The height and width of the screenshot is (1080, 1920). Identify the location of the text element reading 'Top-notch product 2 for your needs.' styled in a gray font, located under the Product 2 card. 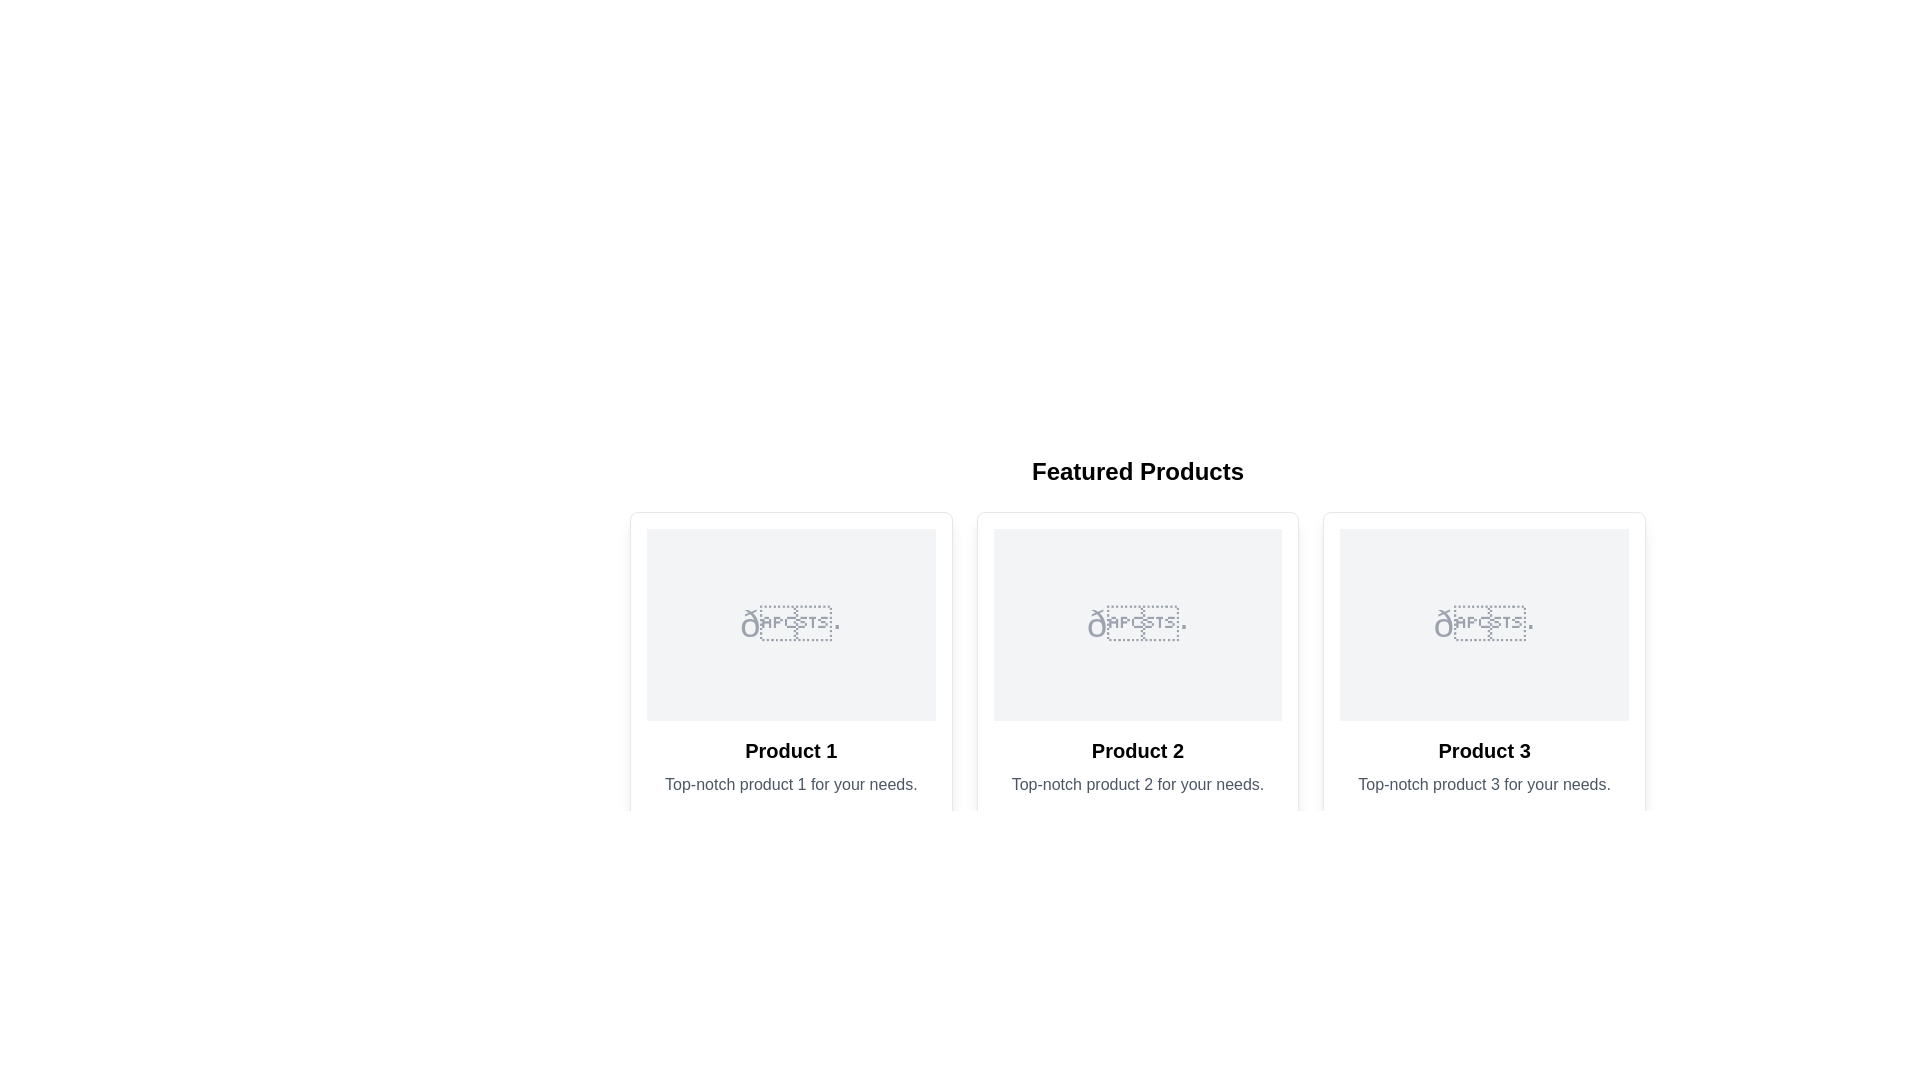
(1137, 784).